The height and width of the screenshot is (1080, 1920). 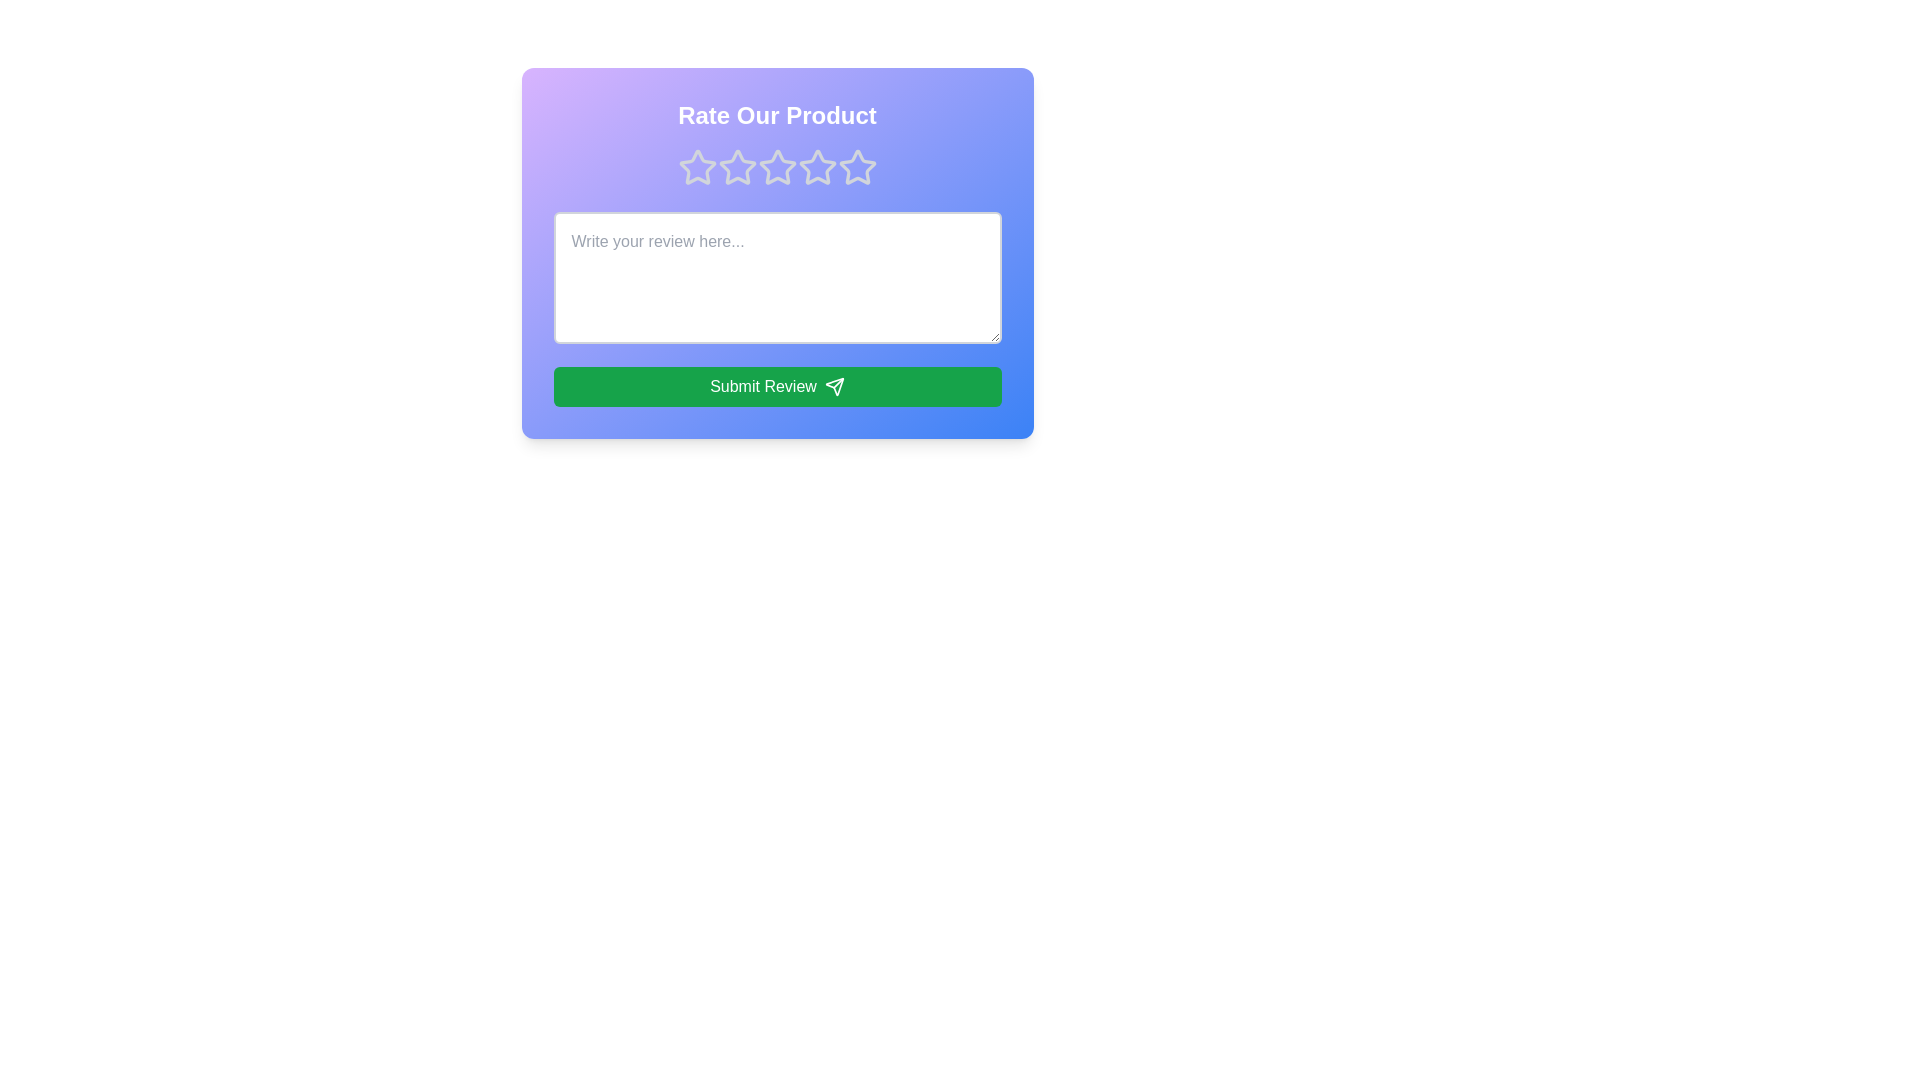 What do you see at coordinates (776, 166) in the screenshot?
I see `the second star-shaped icon with gray borders in the row of rating stars beneath the 'Rate Our Product' header` at bounding box center [776, 166].